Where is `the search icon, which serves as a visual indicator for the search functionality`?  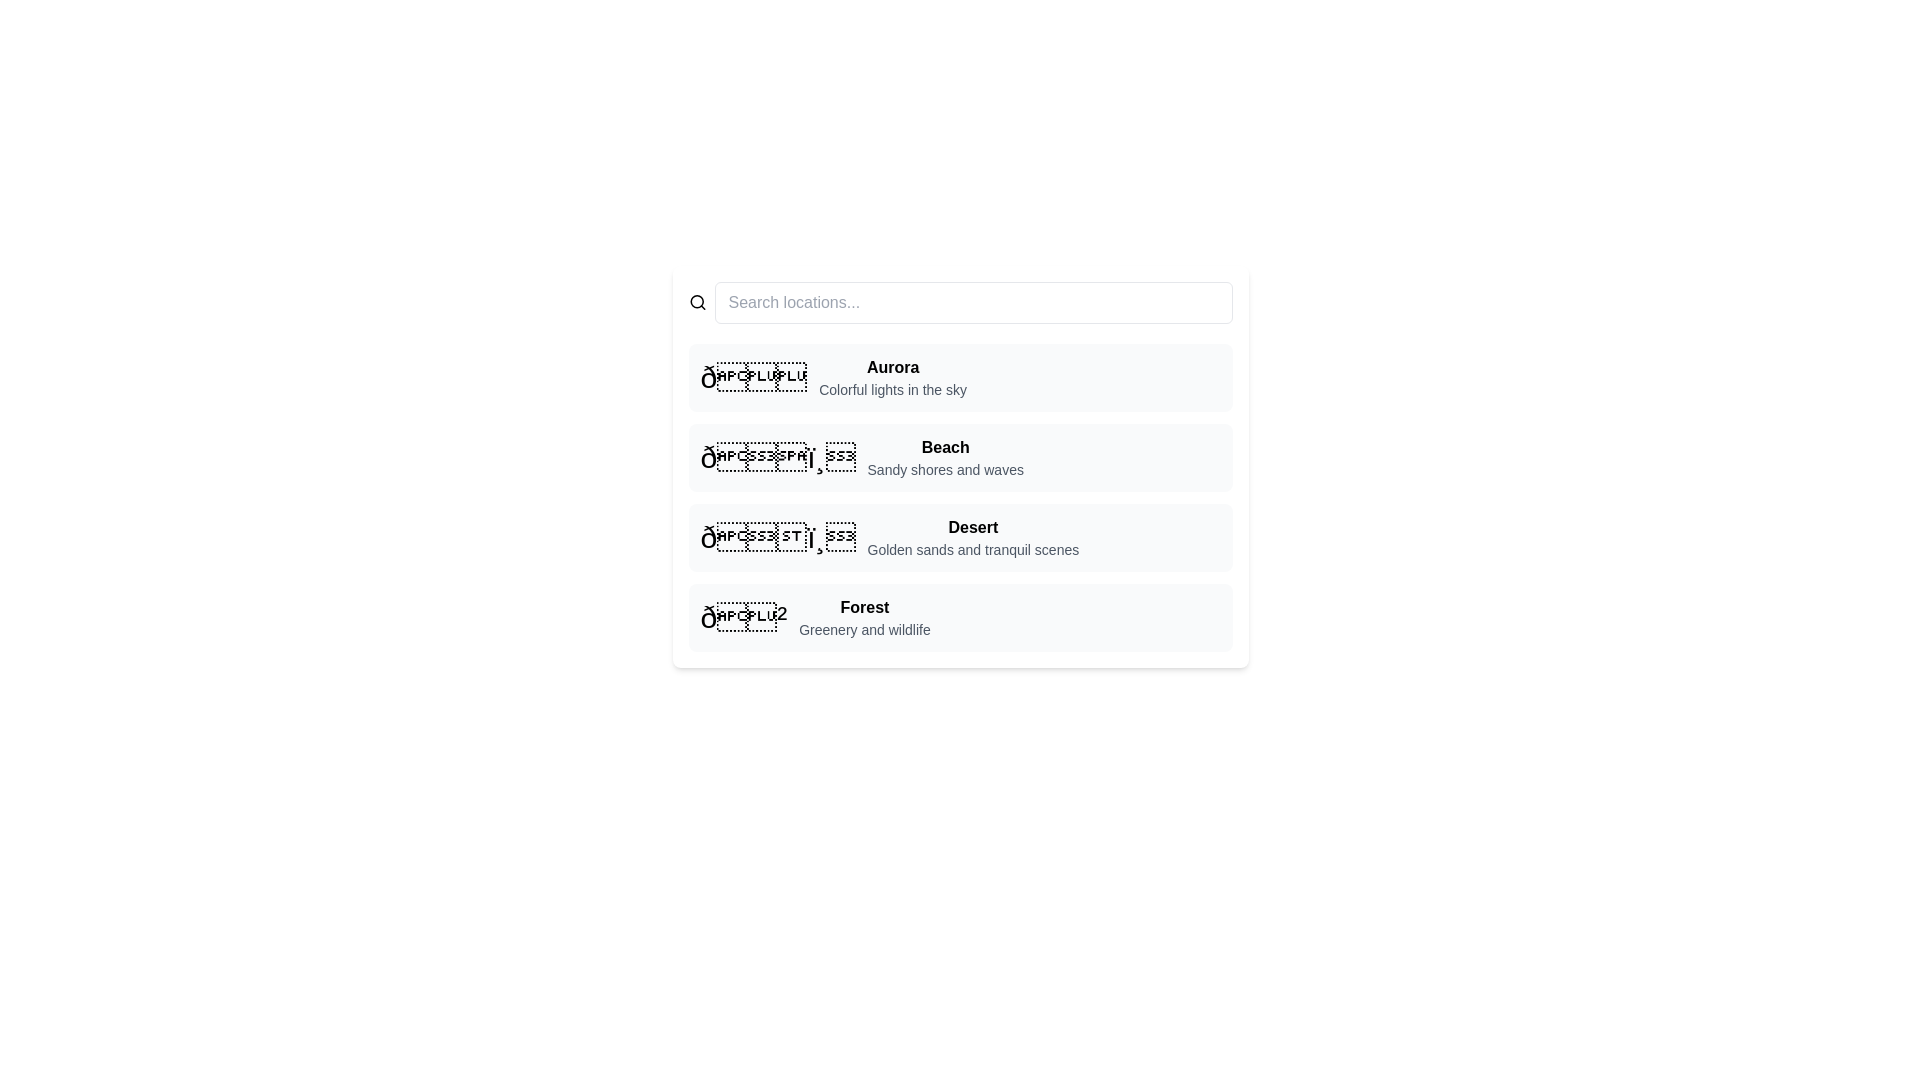 the search icon, which serves as a visual indicator for the search functionality is located at coordinates (697, 303).